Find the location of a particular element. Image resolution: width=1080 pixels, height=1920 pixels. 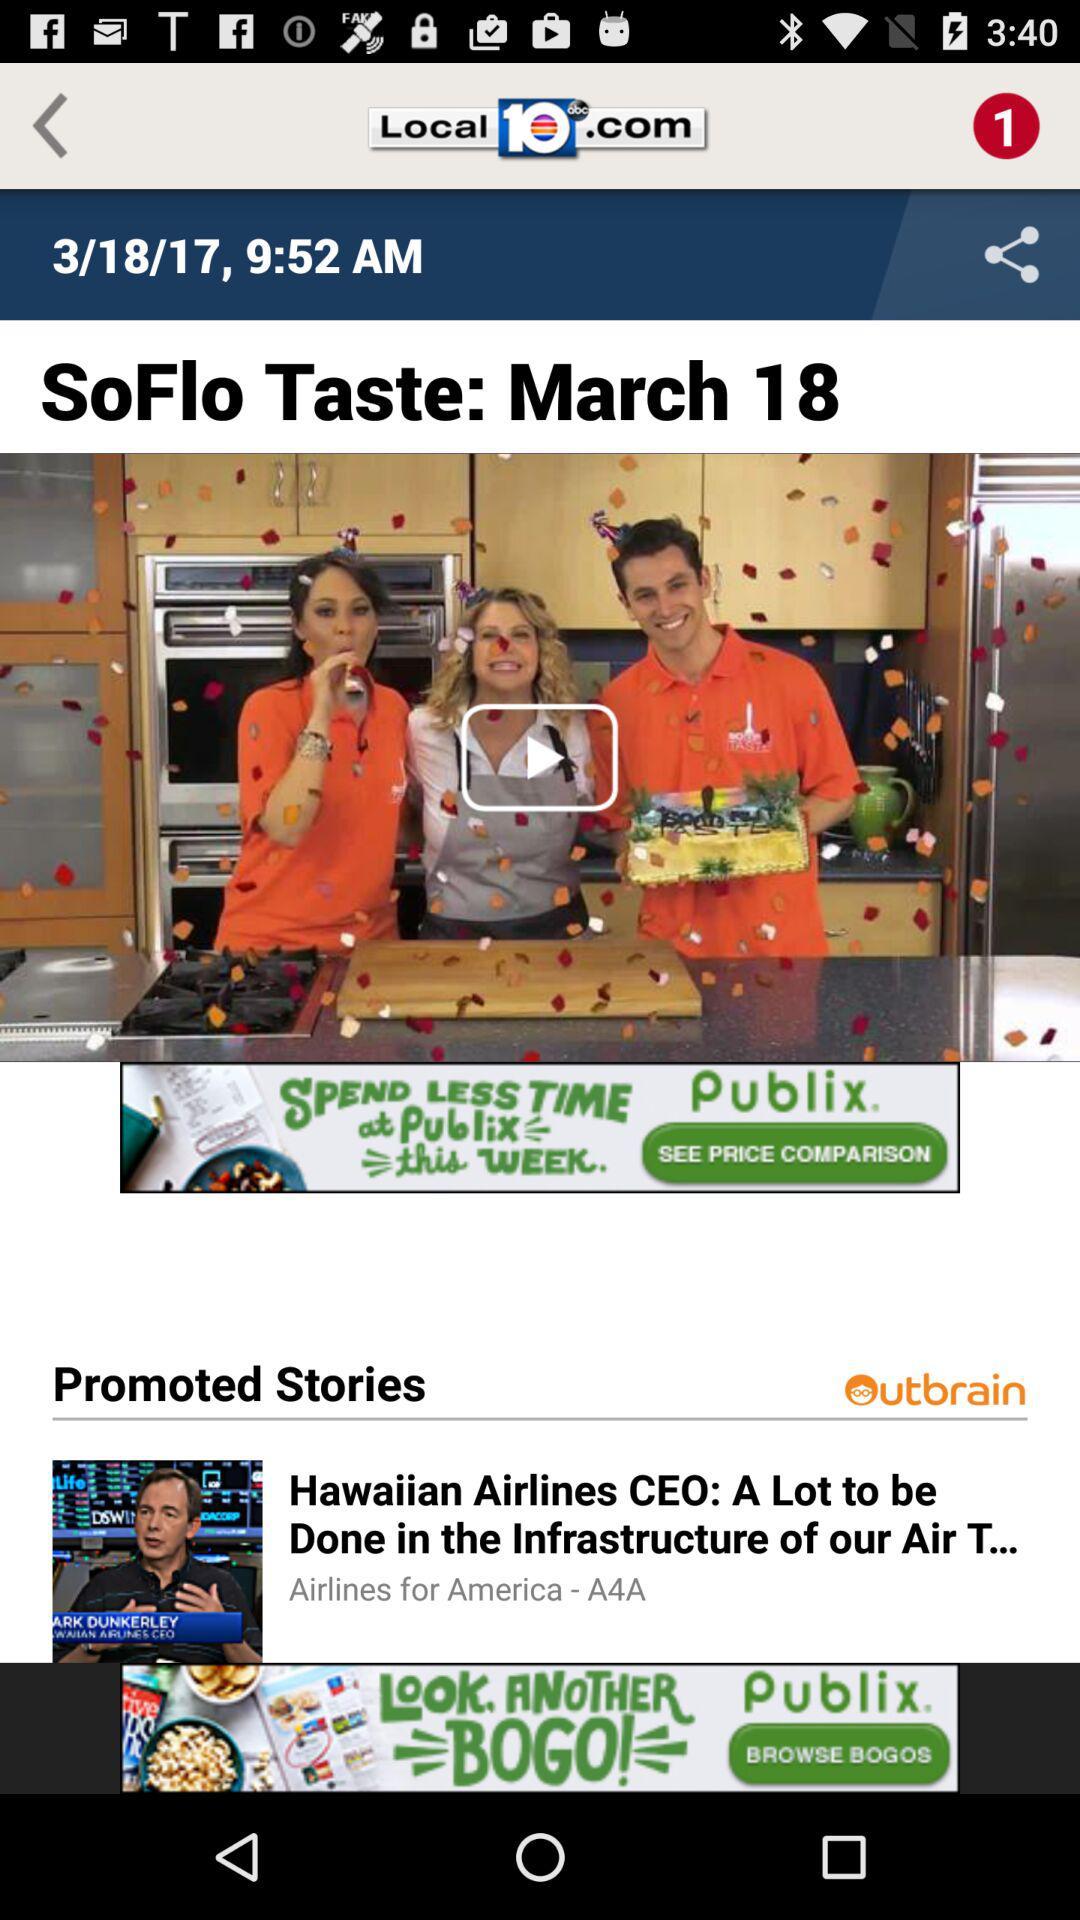

advertisement in new app is located at coordinates (540, 1127).